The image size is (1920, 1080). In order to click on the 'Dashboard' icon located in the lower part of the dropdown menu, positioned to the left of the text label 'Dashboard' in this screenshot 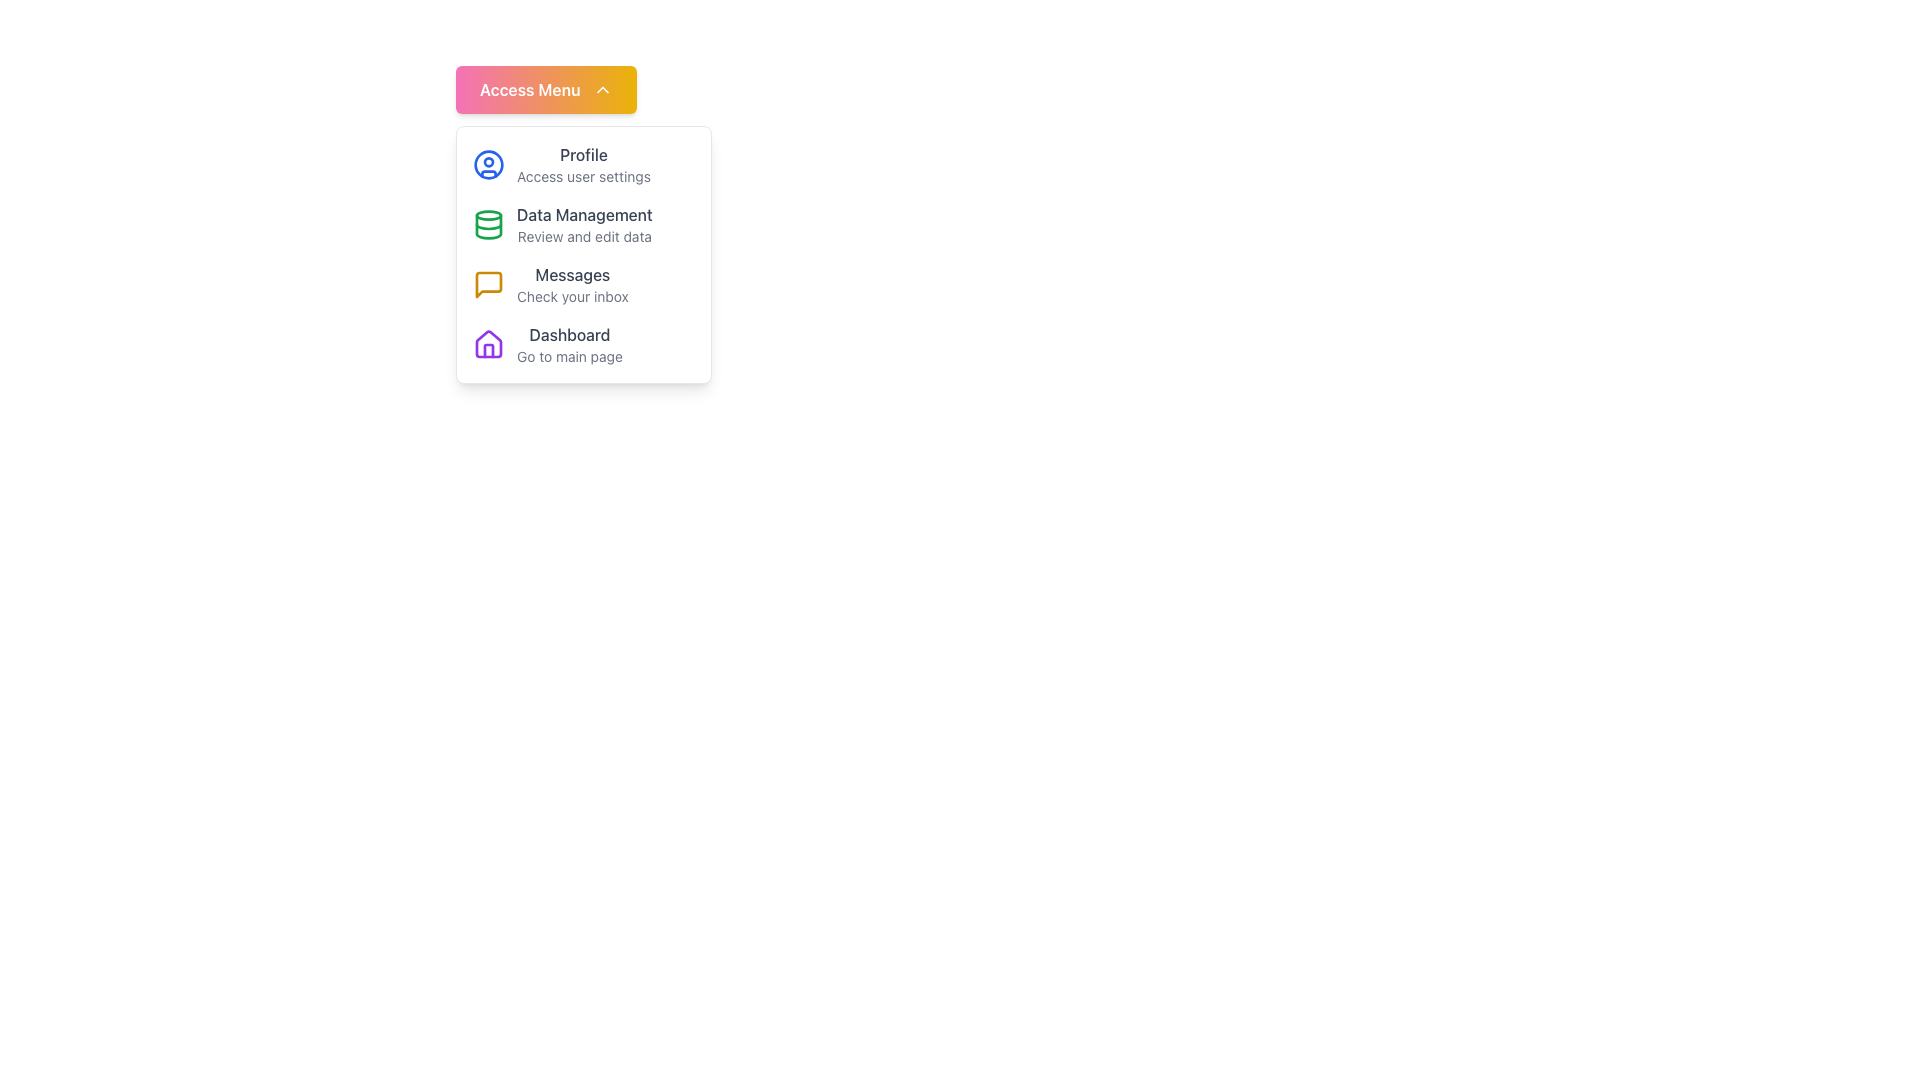, I will do `click(489, 343)`.